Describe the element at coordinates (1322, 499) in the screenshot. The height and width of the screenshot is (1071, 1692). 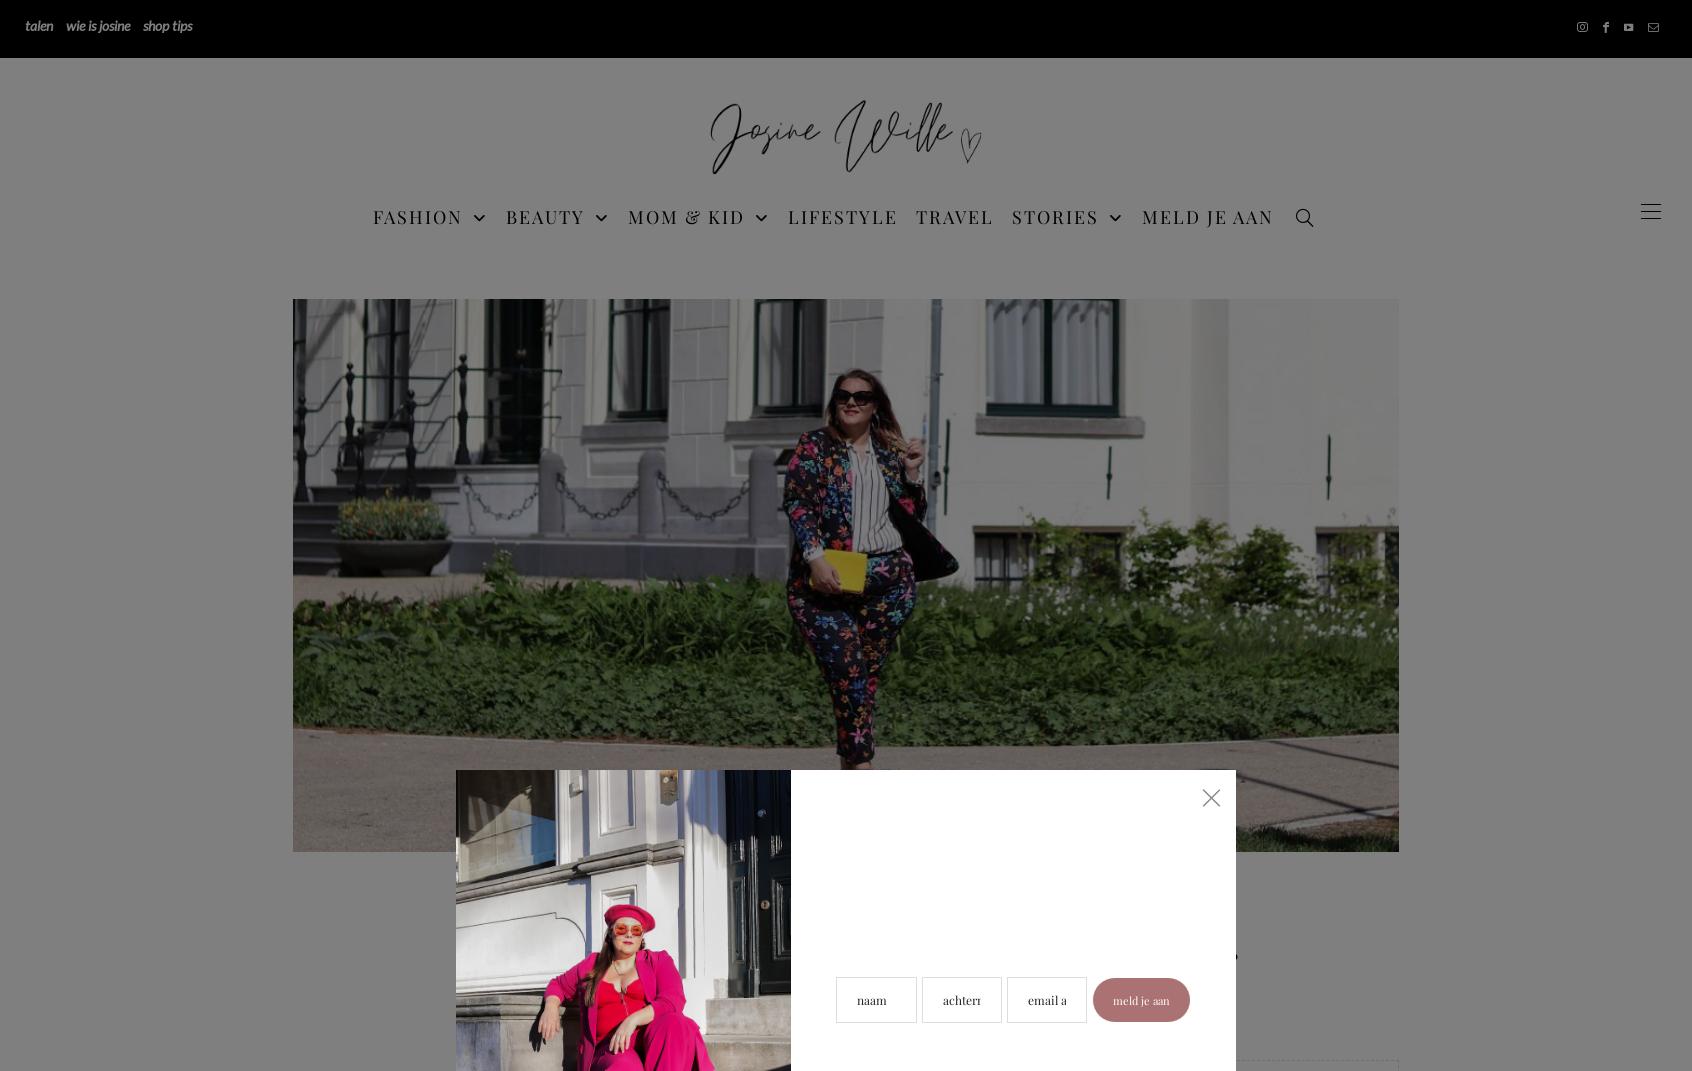
I see `'BABY & KIND'` at that location.